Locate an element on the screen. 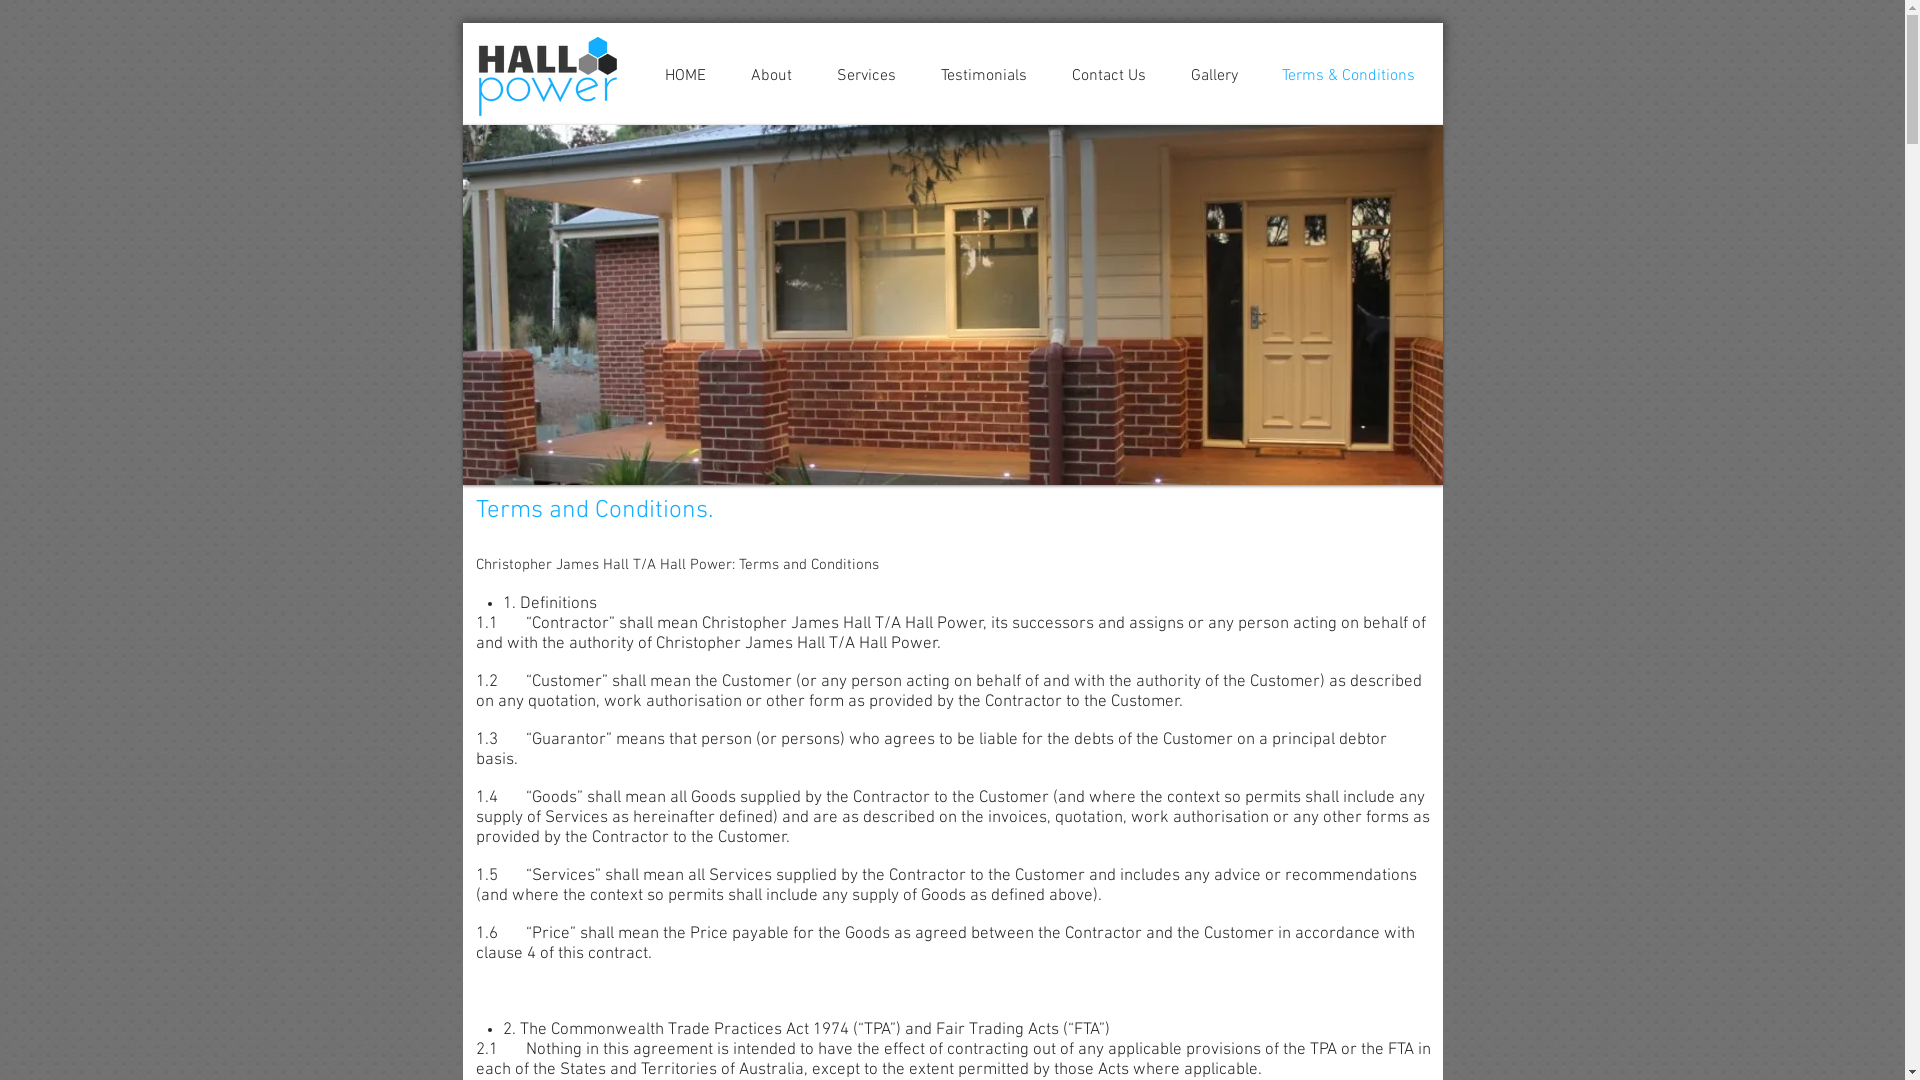  'HOME' is located at coordinates (685, 75).